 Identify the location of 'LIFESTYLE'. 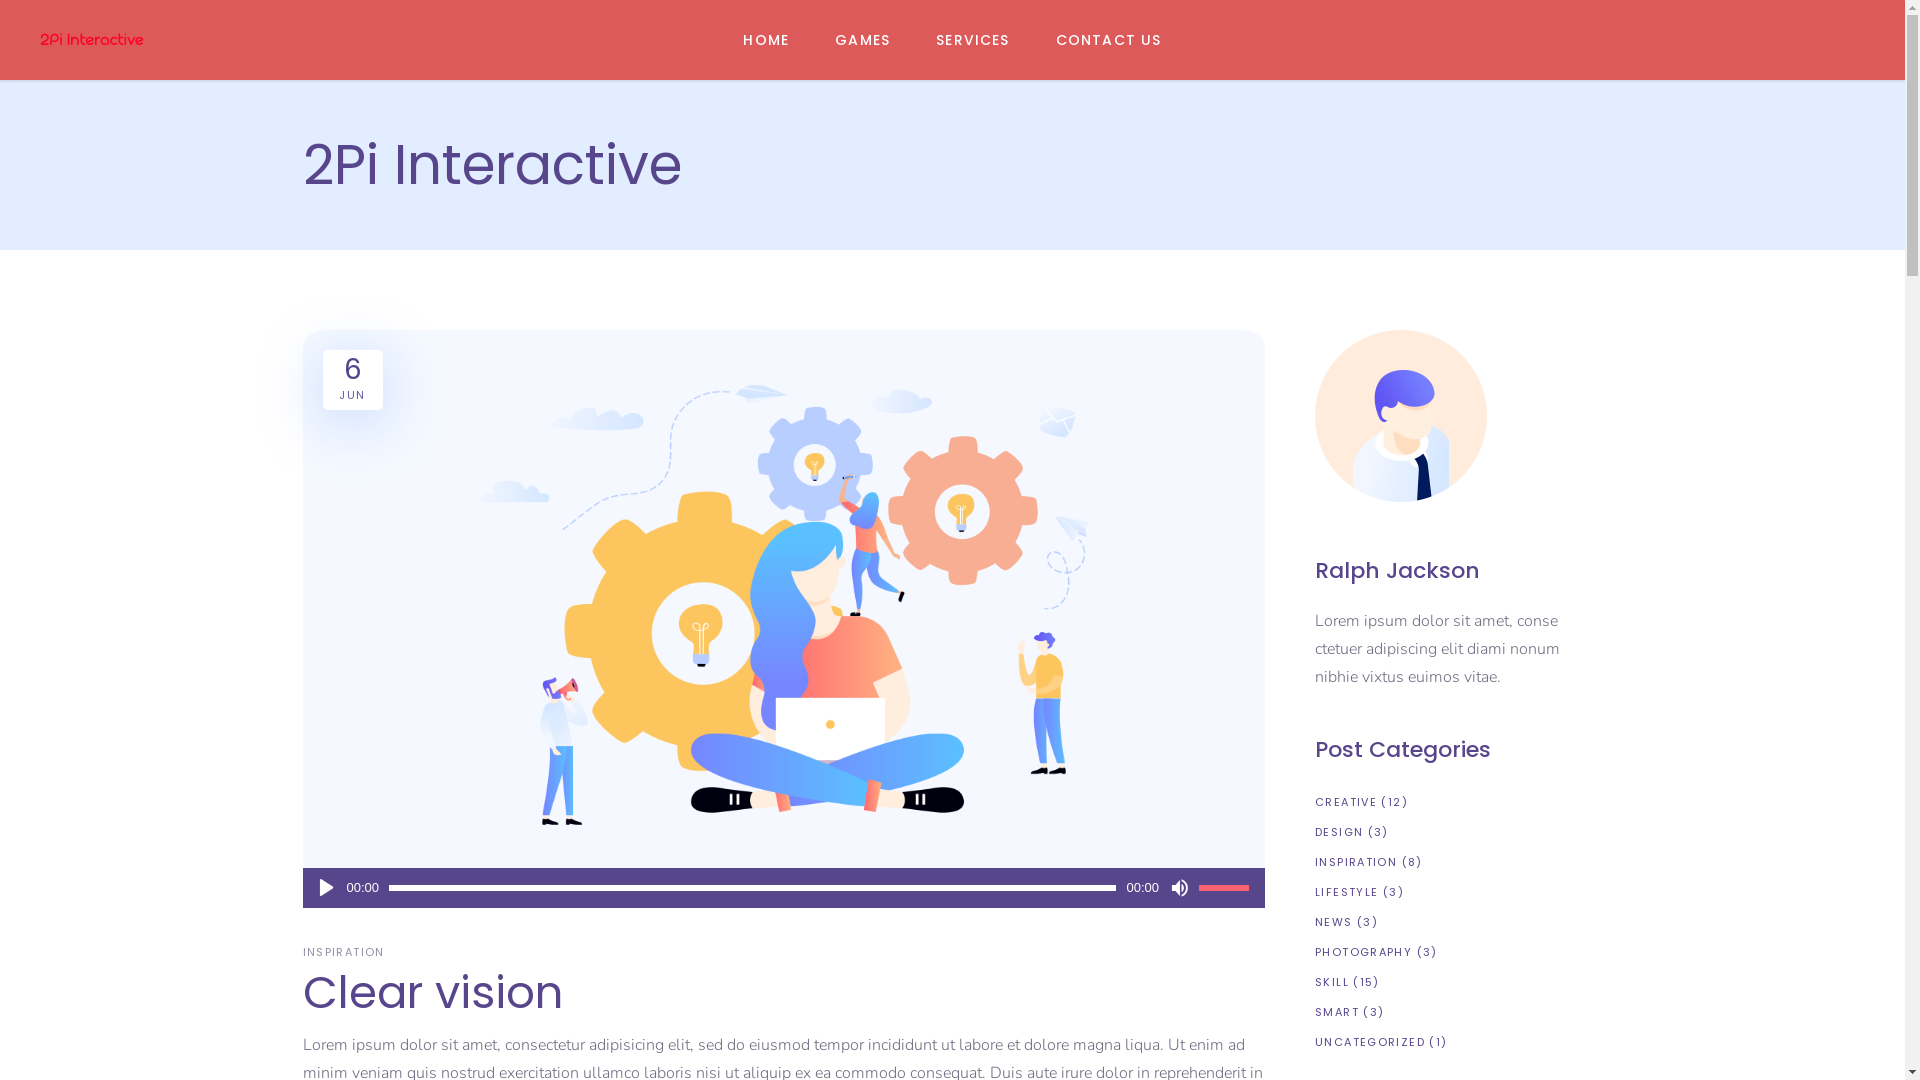
(1315, 890).